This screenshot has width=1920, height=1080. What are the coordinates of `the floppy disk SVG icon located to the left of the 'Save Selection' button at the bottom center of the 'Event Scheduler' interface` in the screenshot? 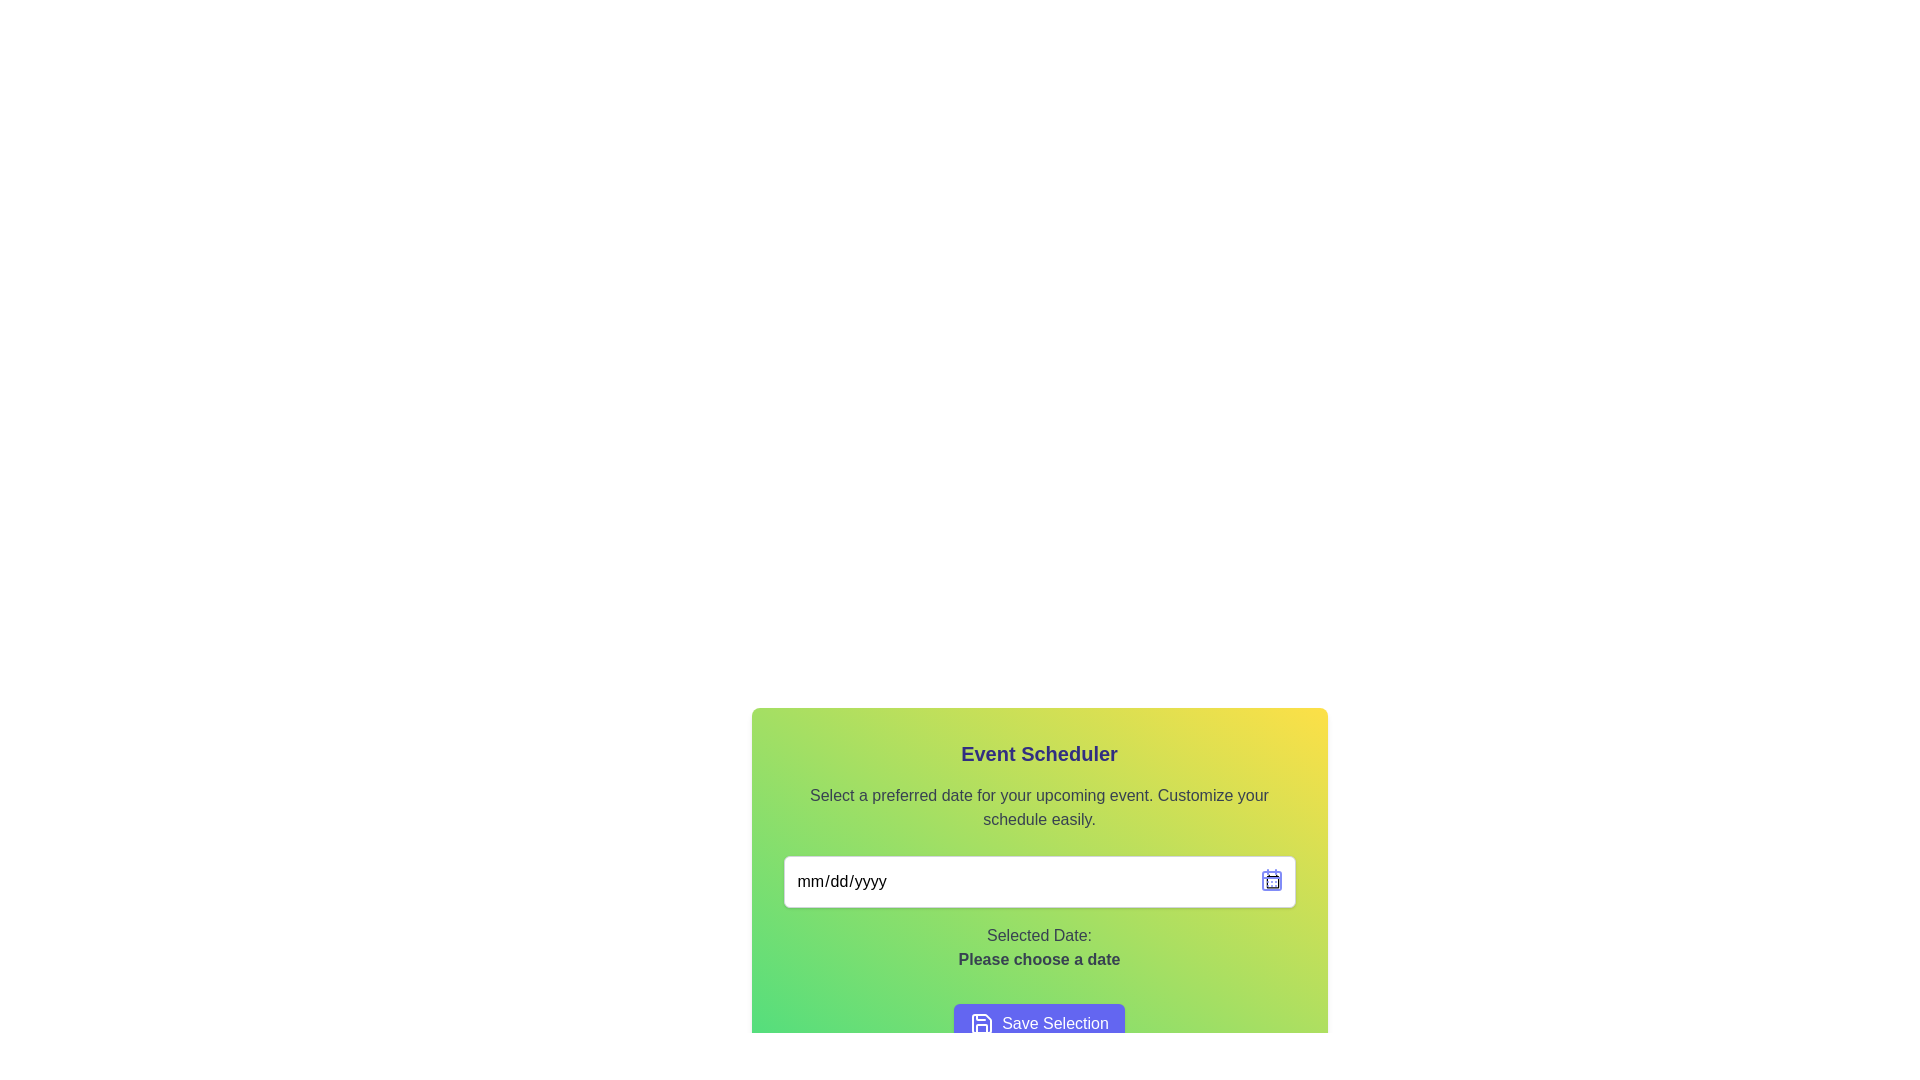 It's located at (982, 1023).